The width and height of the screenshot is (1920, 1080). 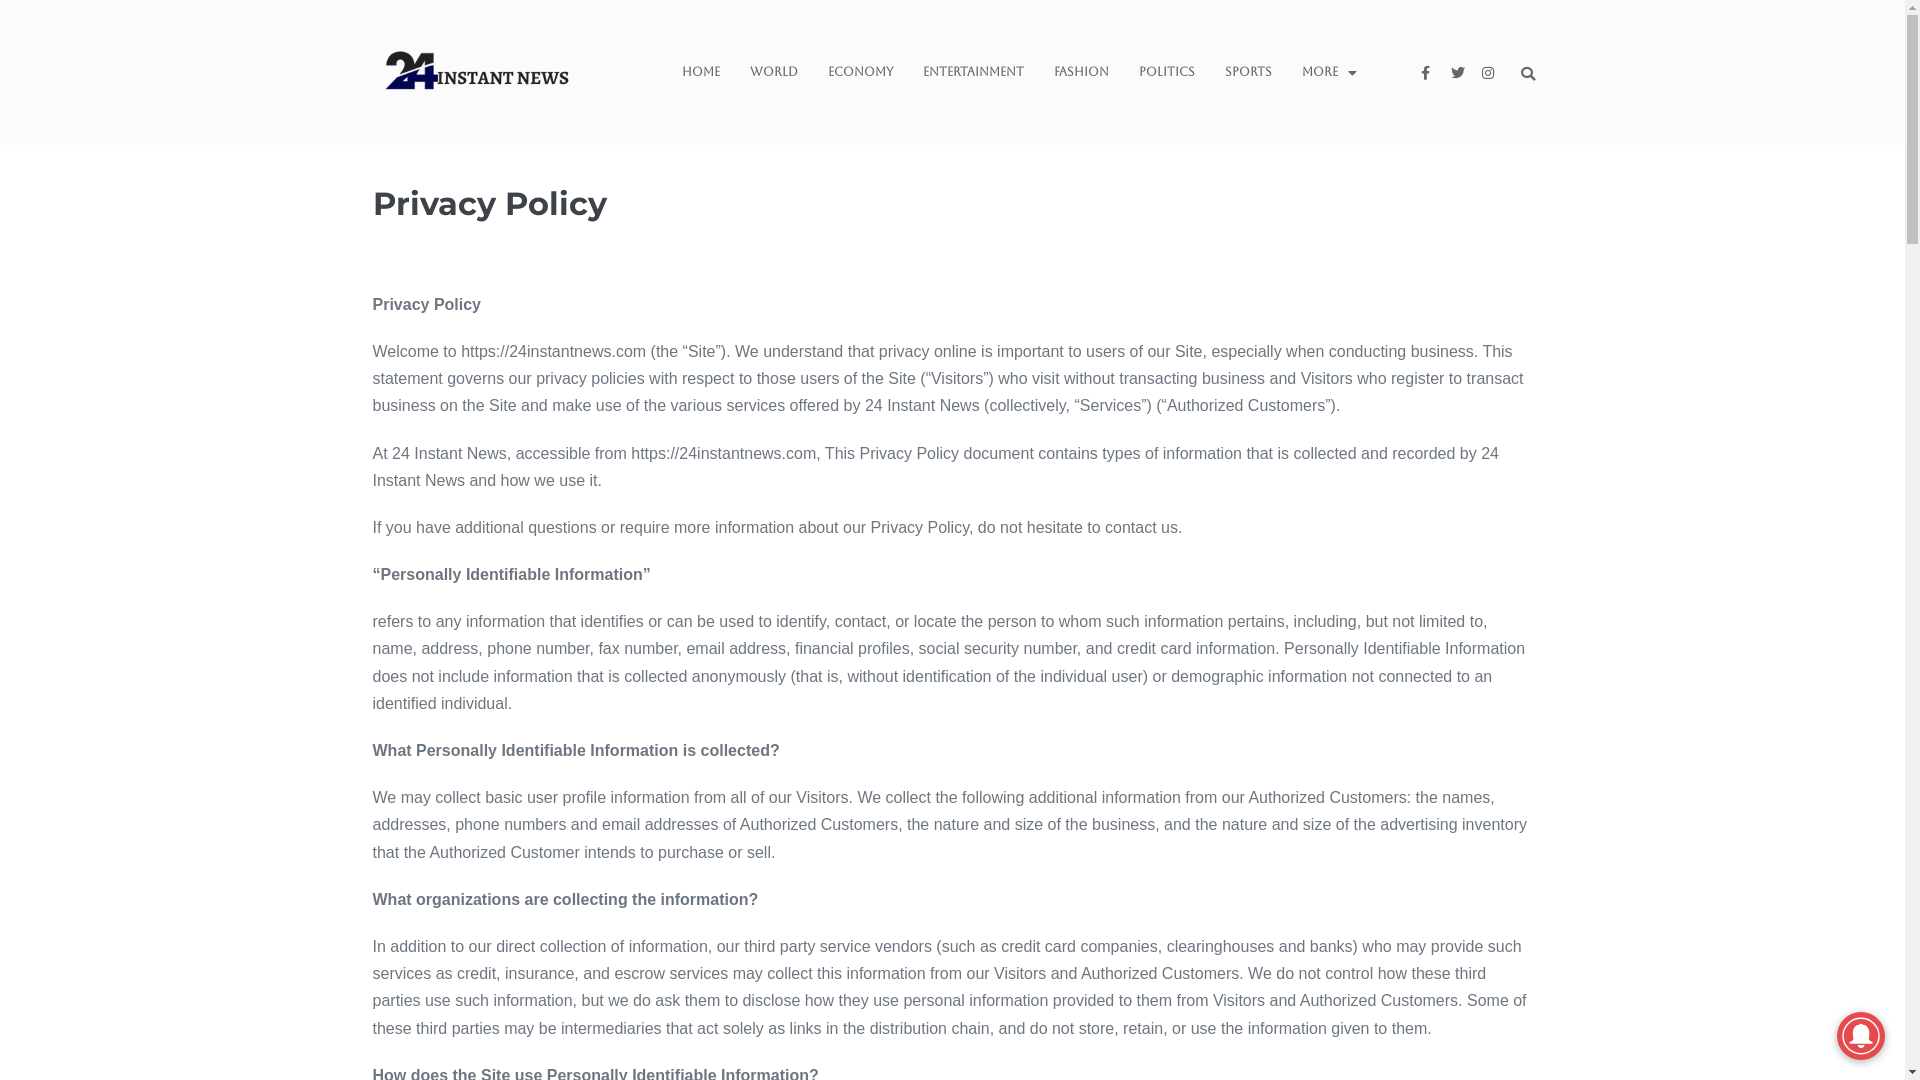 What do you see at coordinates (860, 71) in the screenshot?
I see `'Economy'` at bounding box center [860, 71].